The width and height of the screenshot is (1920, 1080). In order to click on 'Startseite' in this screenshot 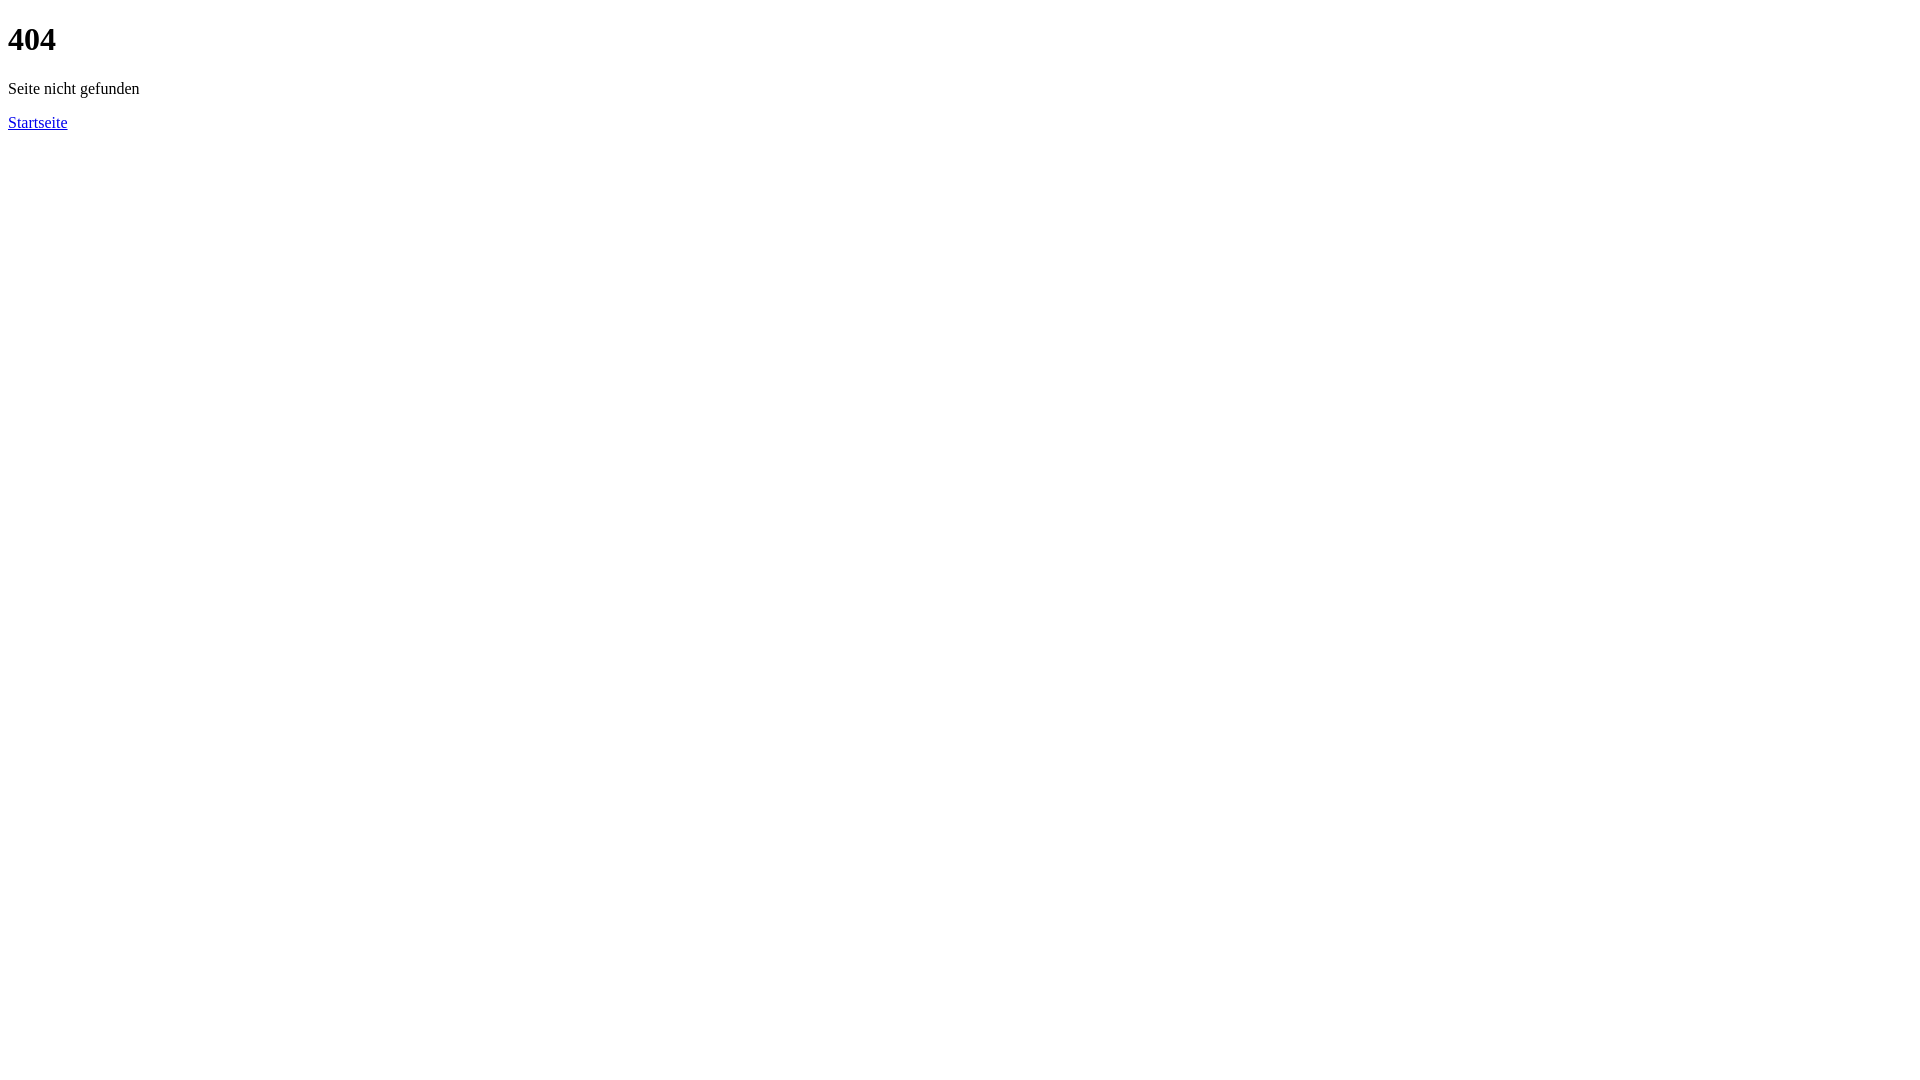, I will do `click(38, 122)`.